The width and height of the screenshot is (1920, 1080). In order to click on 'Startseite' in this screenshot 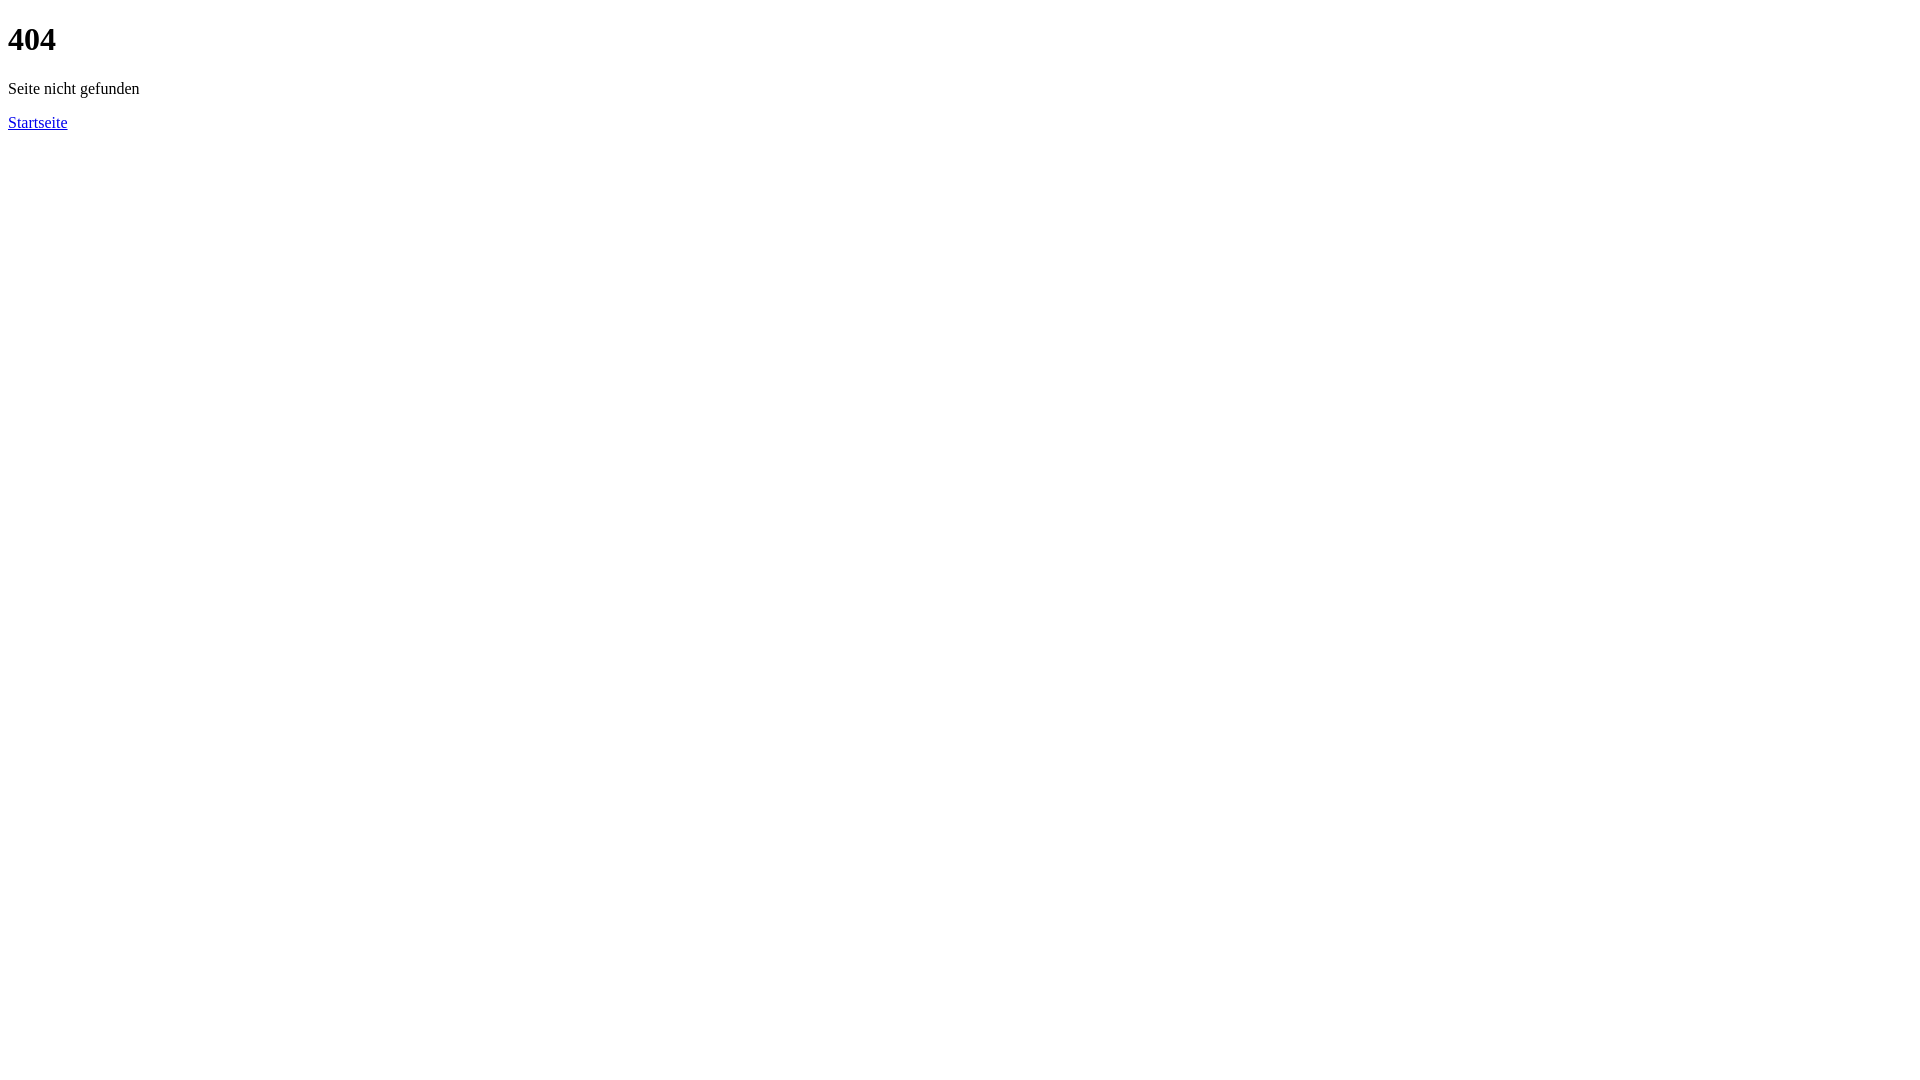, I will do `click(38, 122)`.